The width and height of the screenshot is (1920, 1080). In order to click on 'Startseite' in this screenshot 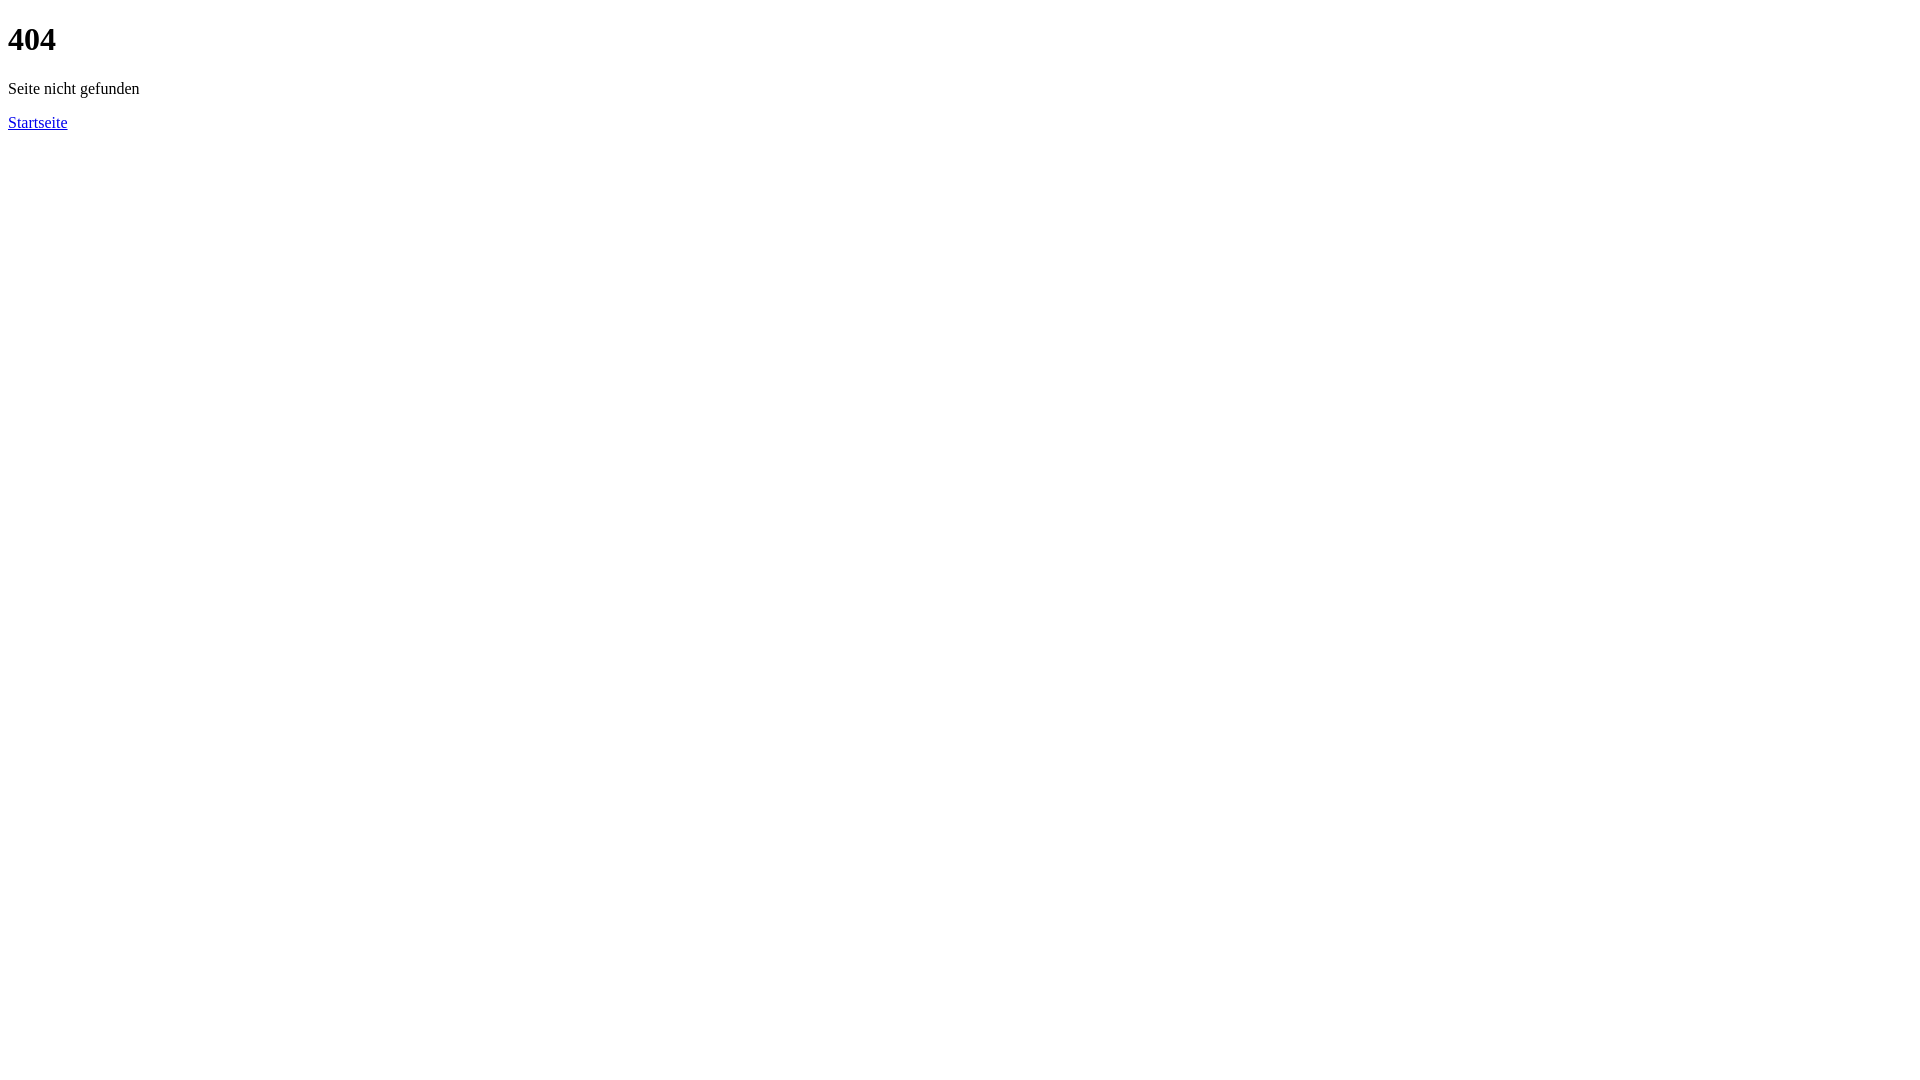, I will do `click(38, 122)`.